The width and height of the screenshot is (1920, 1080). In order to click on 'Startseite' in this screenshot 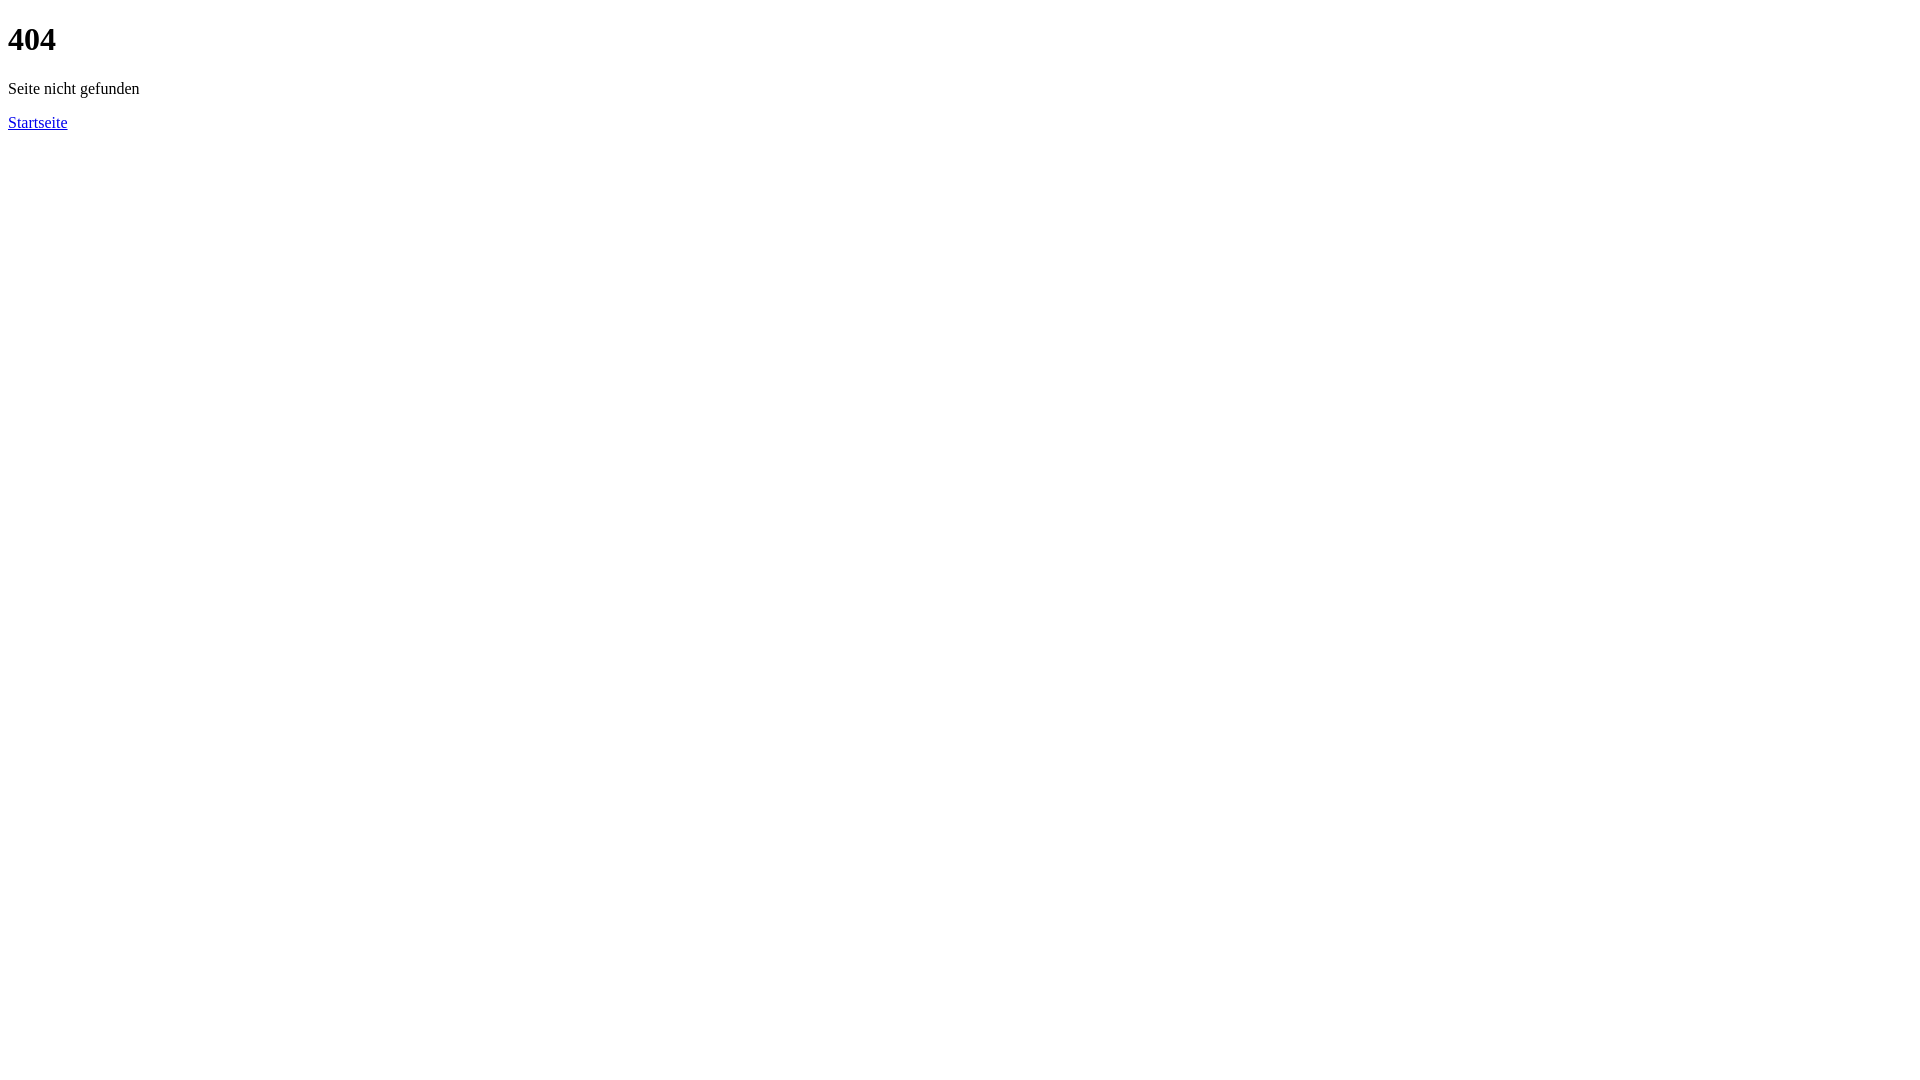, I will do `click(38, 122)`.